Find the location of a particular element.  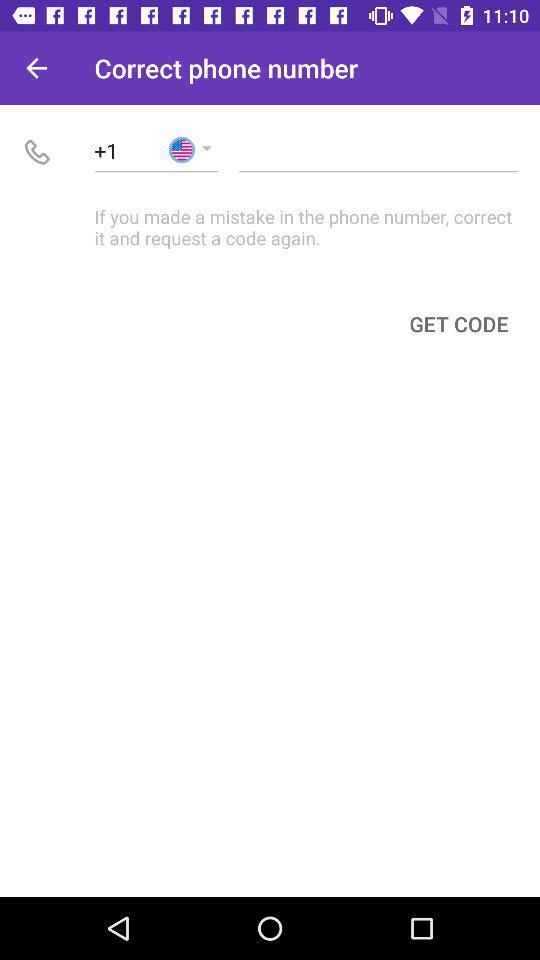

item to the left of the correct phone number item is located at coordinates (36, 68).